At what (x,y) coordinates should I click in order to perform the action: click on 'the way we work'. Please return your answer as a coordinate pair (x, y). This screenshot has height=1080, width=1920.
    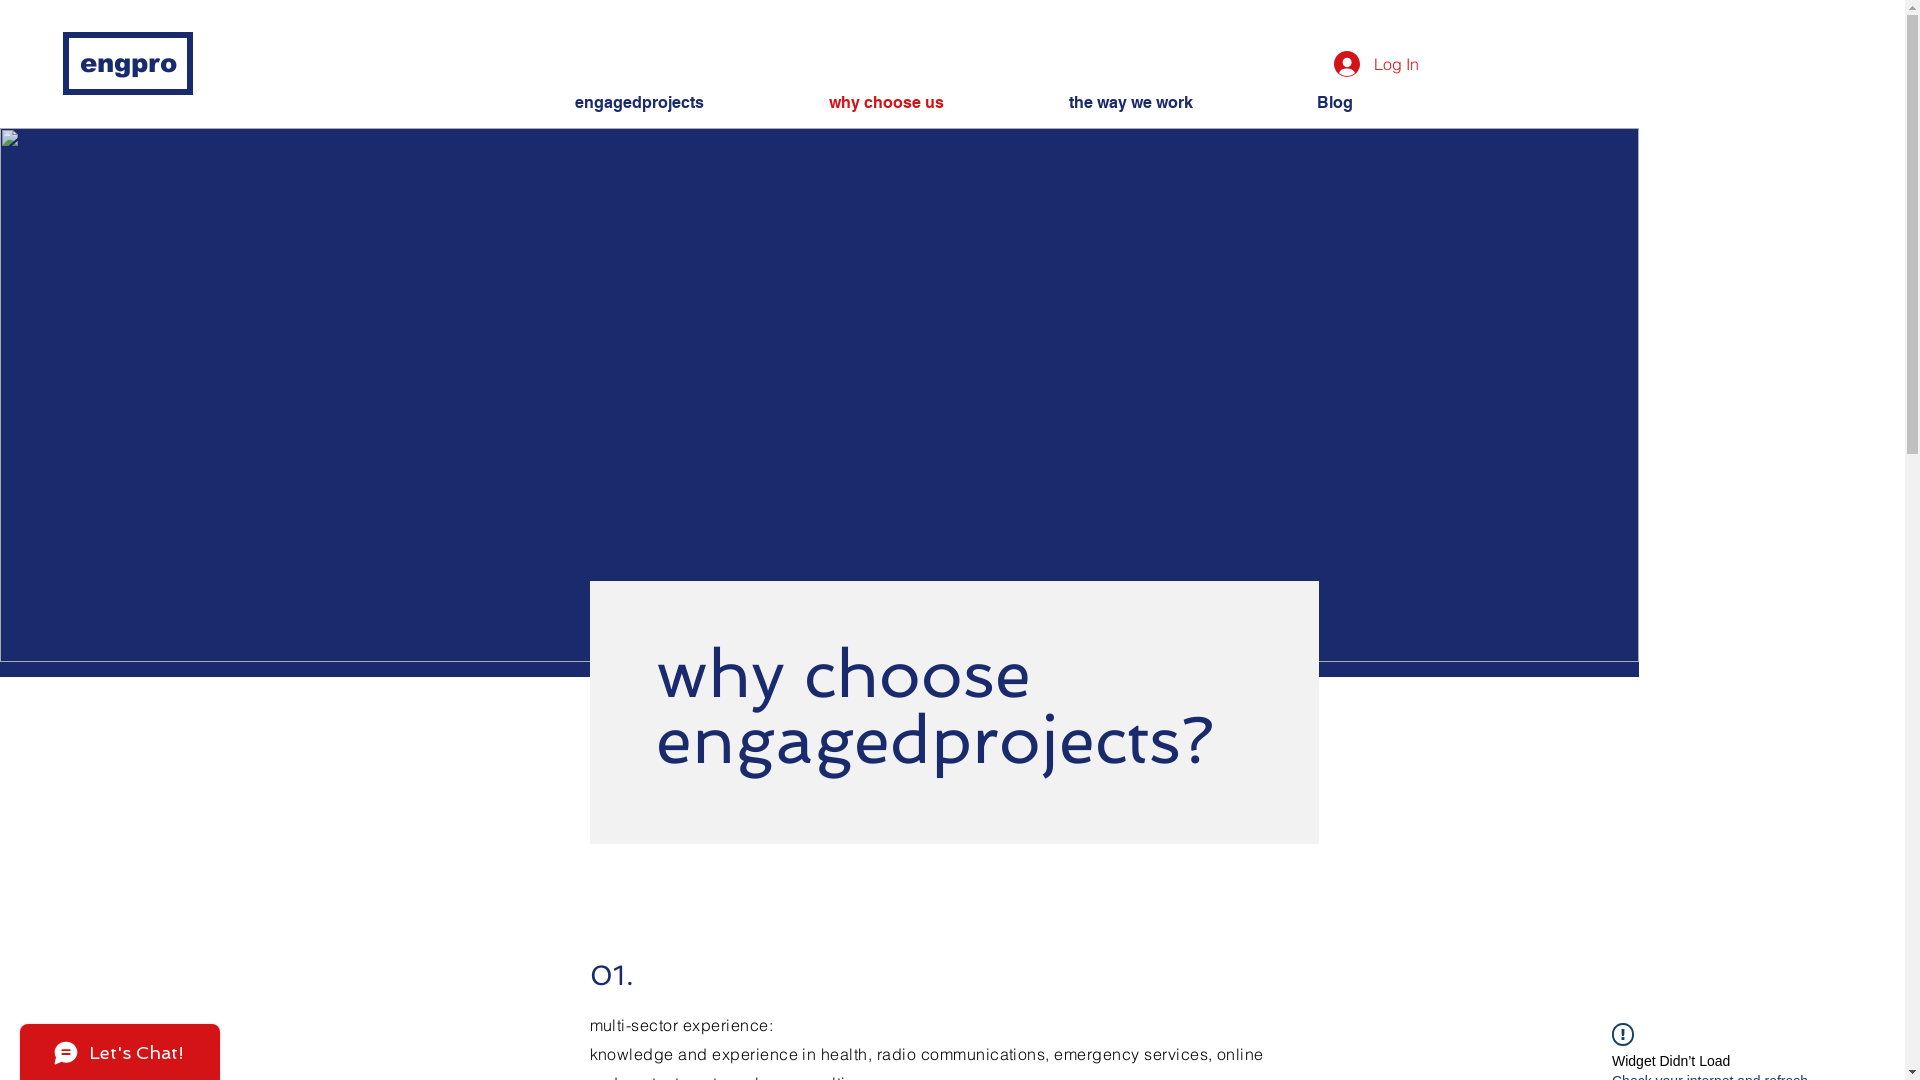
    Looking at the image, I should click on (1177, 103).